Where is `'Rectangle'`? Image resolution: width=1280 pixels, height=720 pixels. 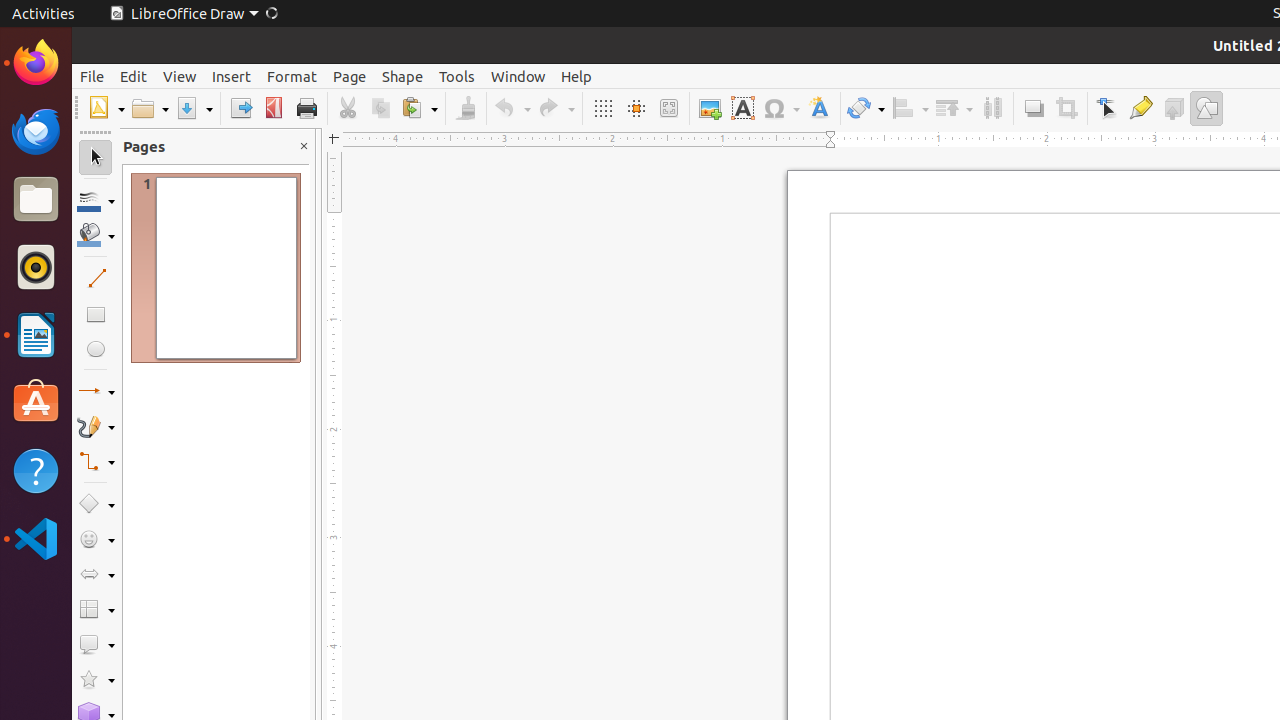
'Rectangle' is located at coordinates (94, 313).